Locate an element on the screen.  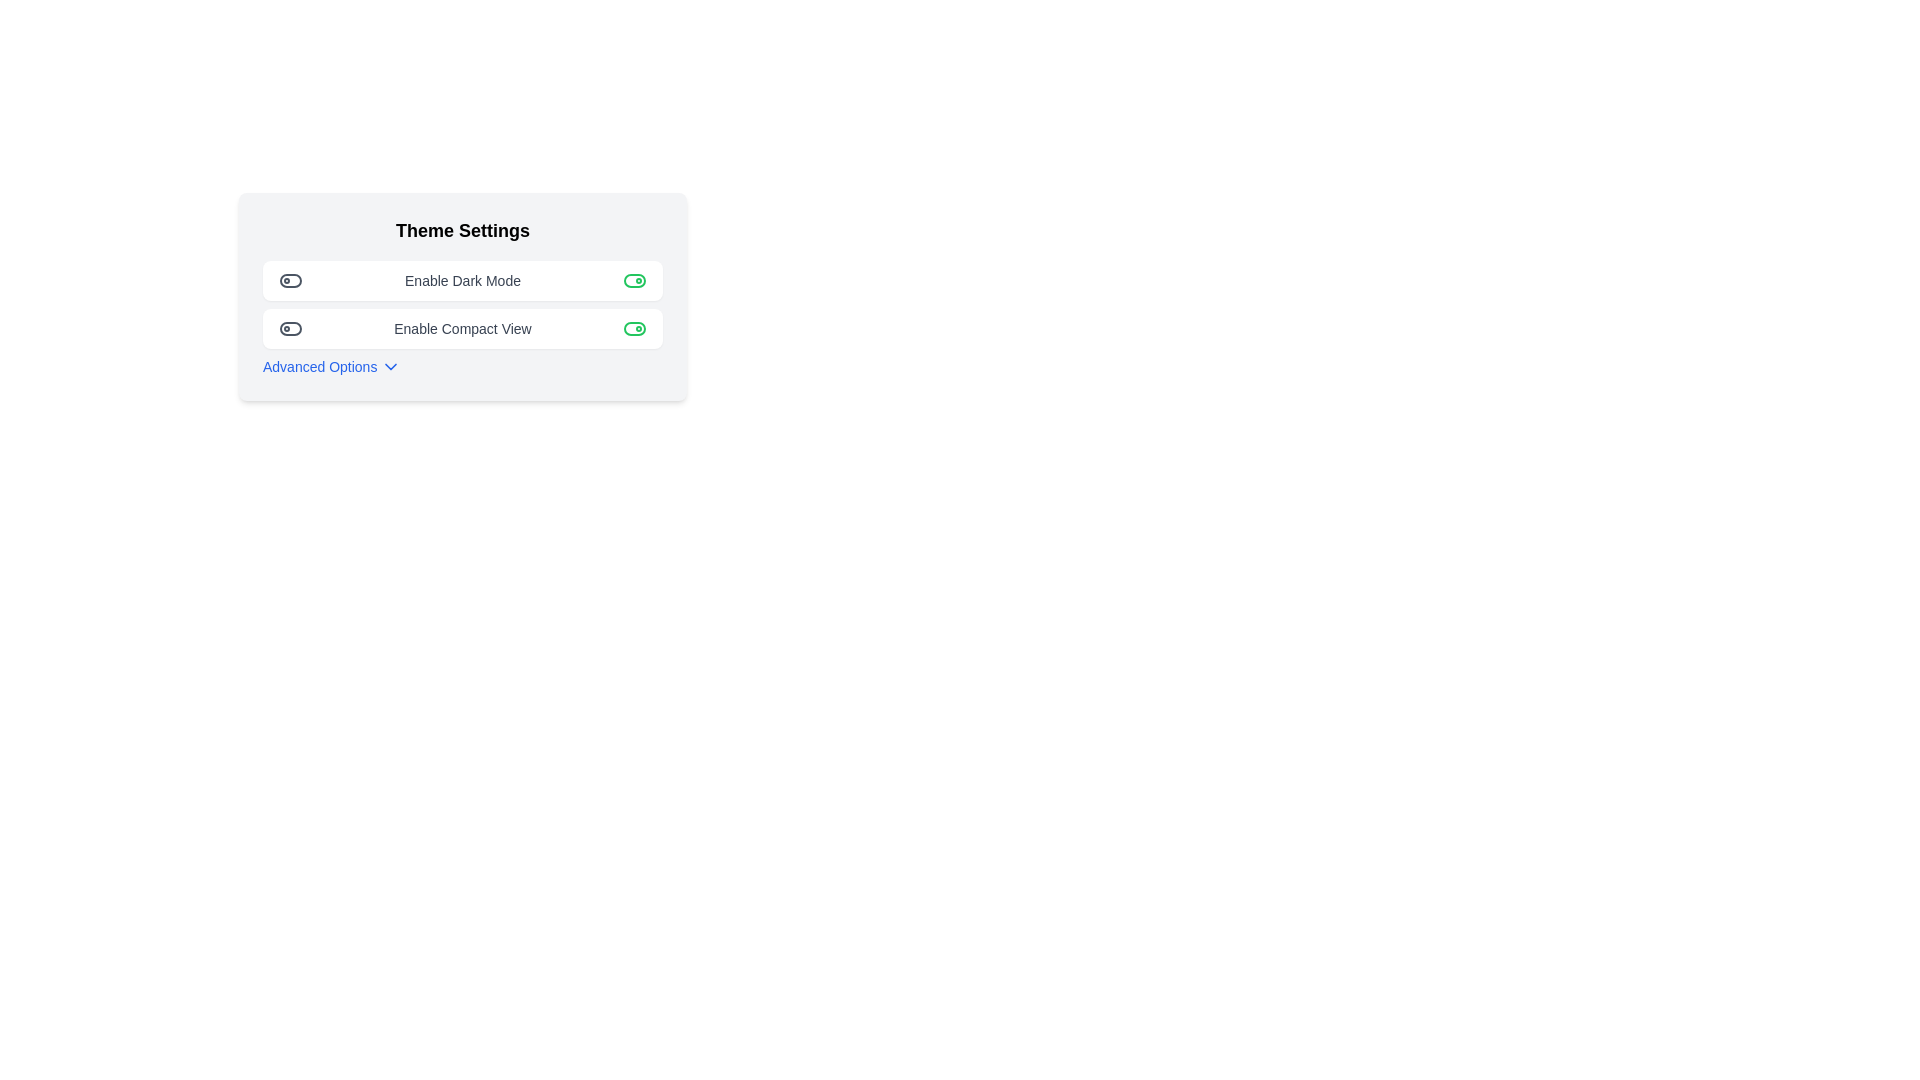
label of the toggle switch for the compact view setting located in the 'Theme Settings' section, which is the second list item below 'Enable Dark Mode' is located at coordinates (461, 327).